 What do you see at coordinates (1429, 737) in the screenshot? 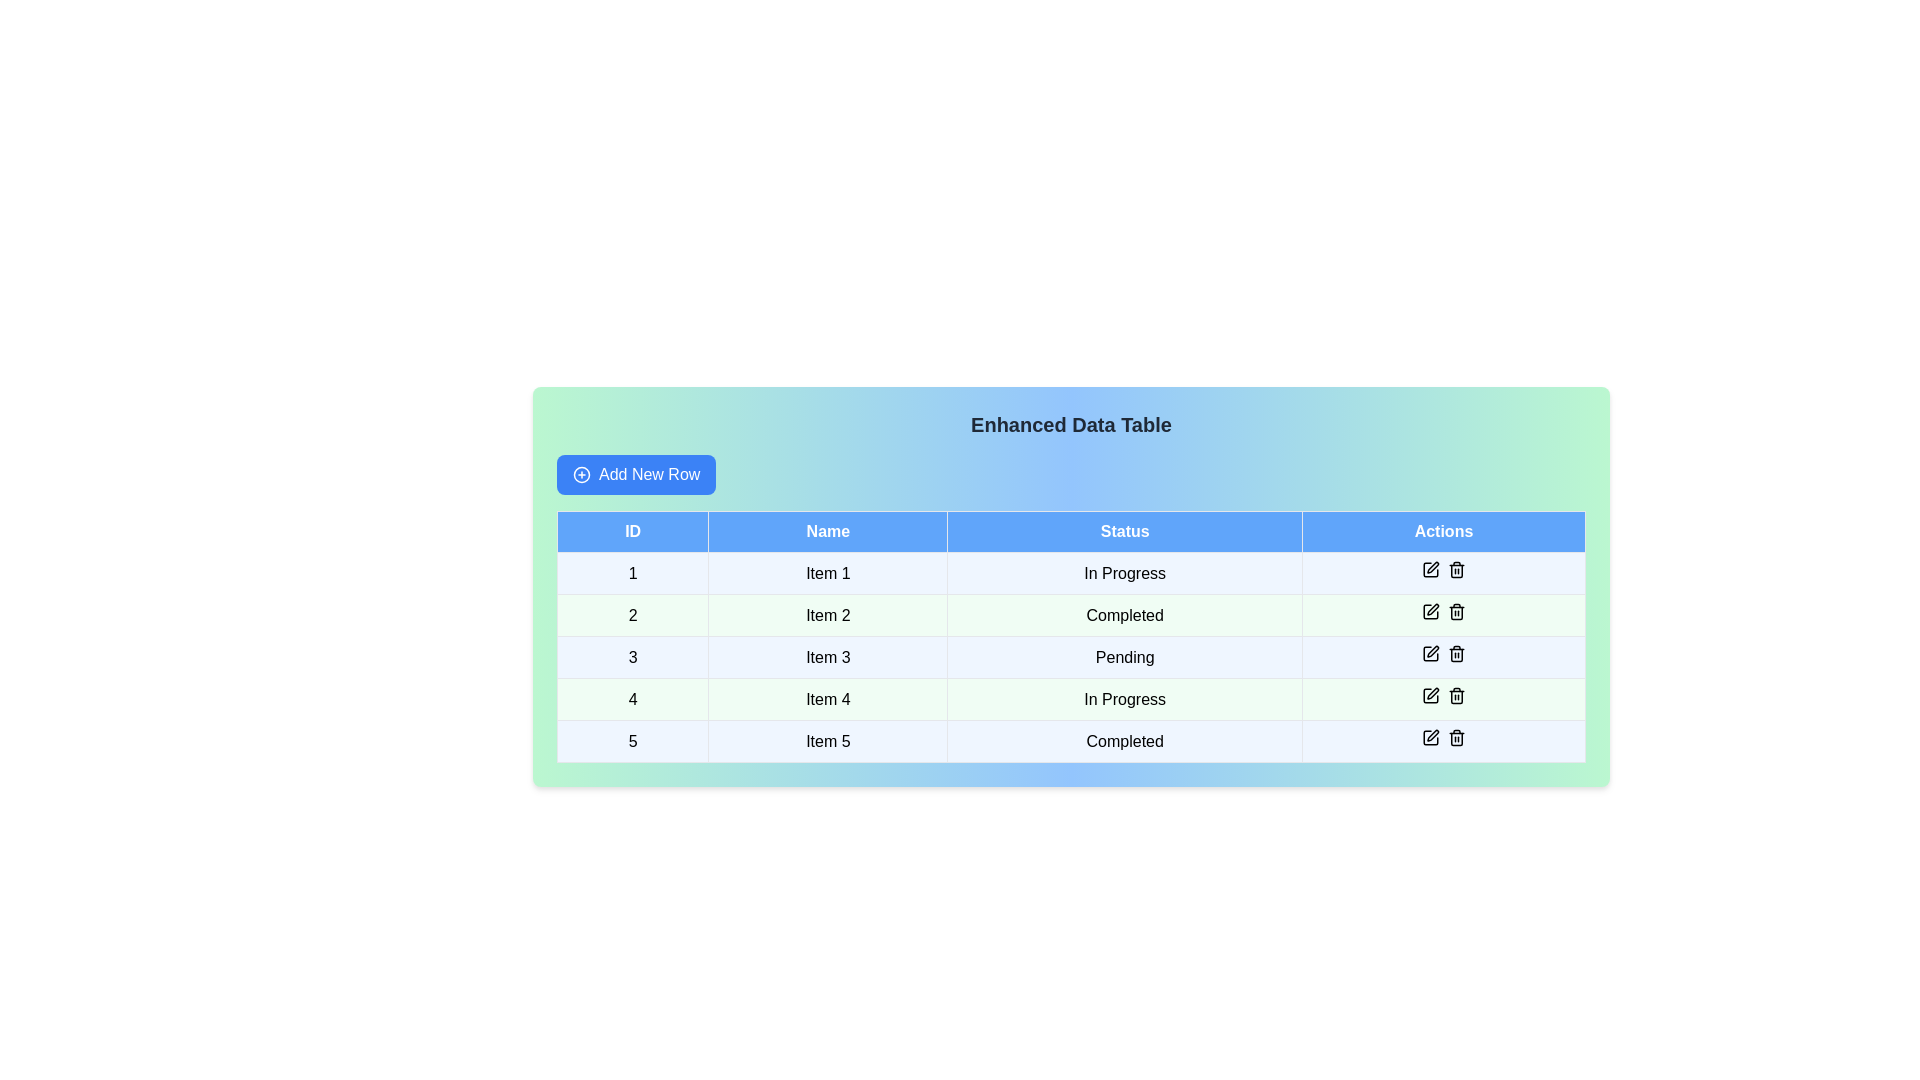
I see `the edit button featuring a monochrome pen icon located in the last row of the data table under the 'Actions' column` at bounding box center [1429, 737].